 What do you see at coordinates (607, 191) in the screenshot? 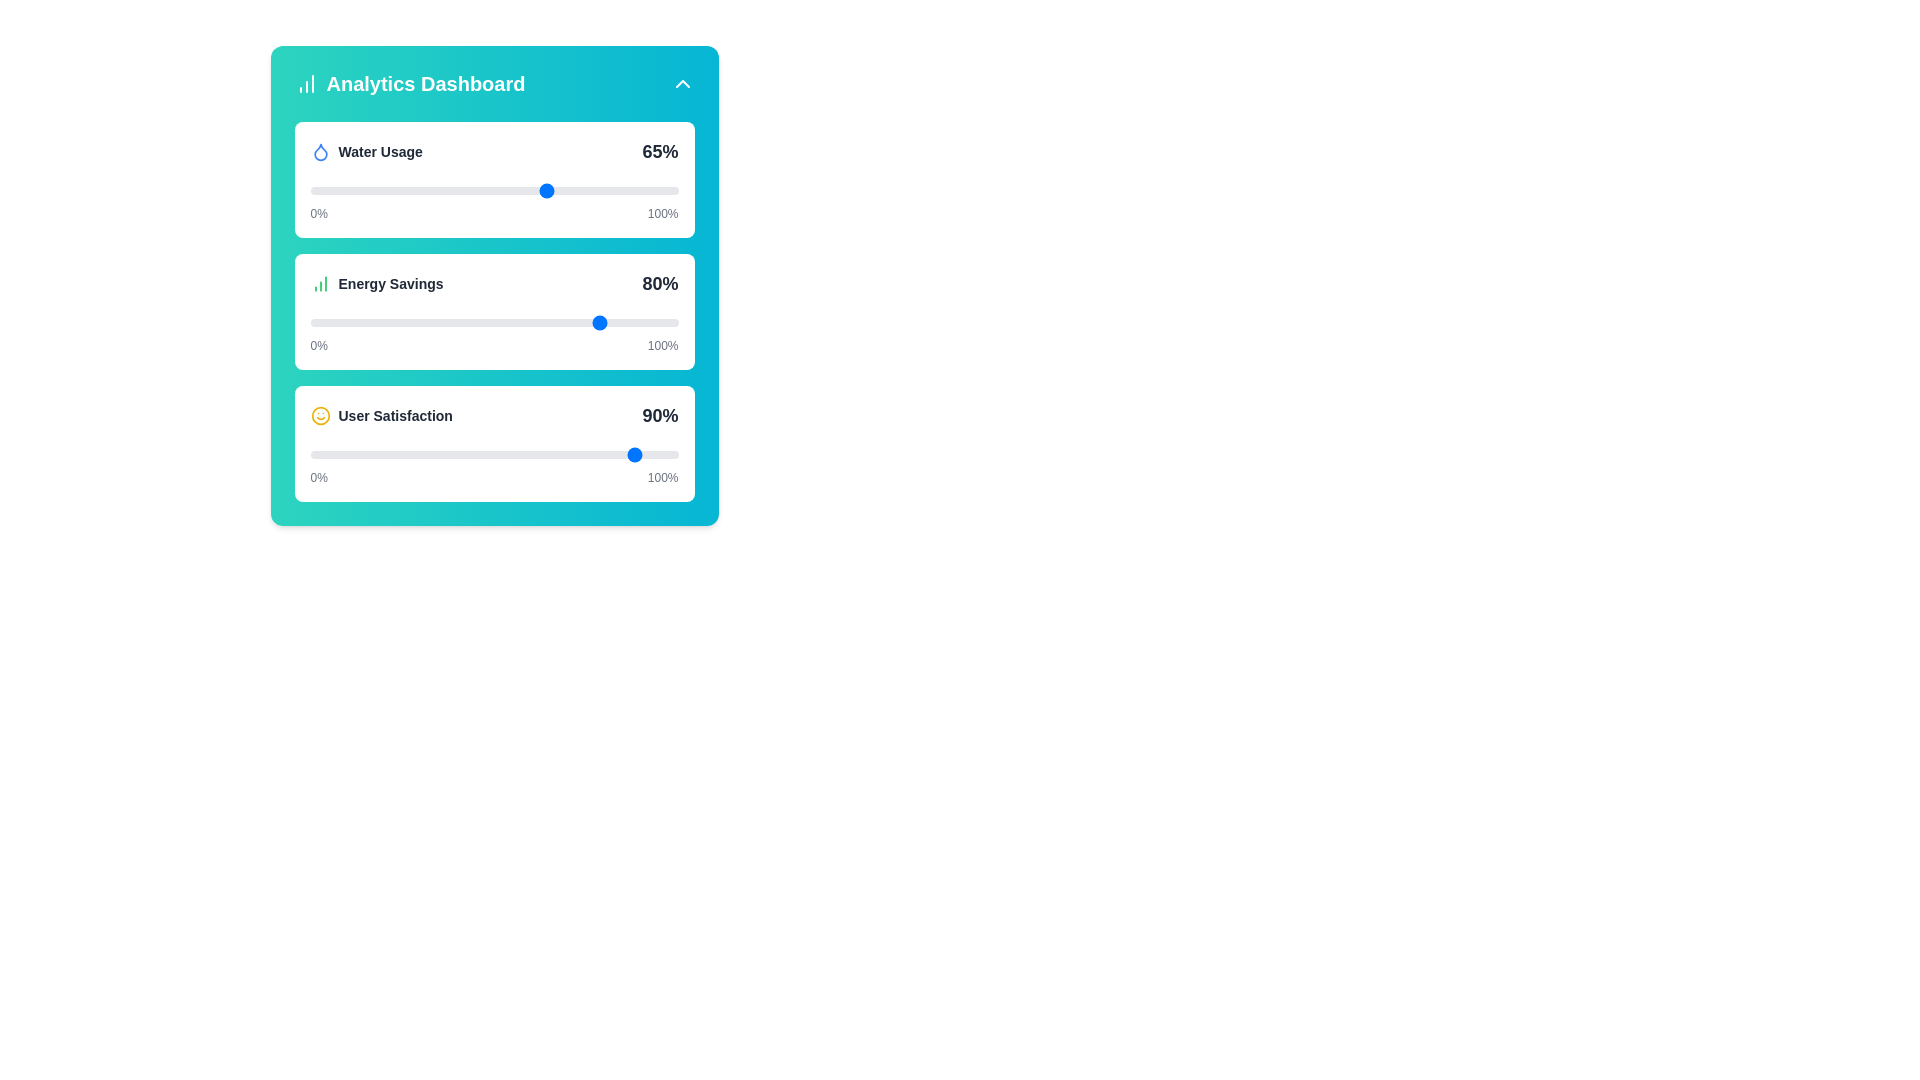
I see `the water usage slider` at bounding box center [607, 191].